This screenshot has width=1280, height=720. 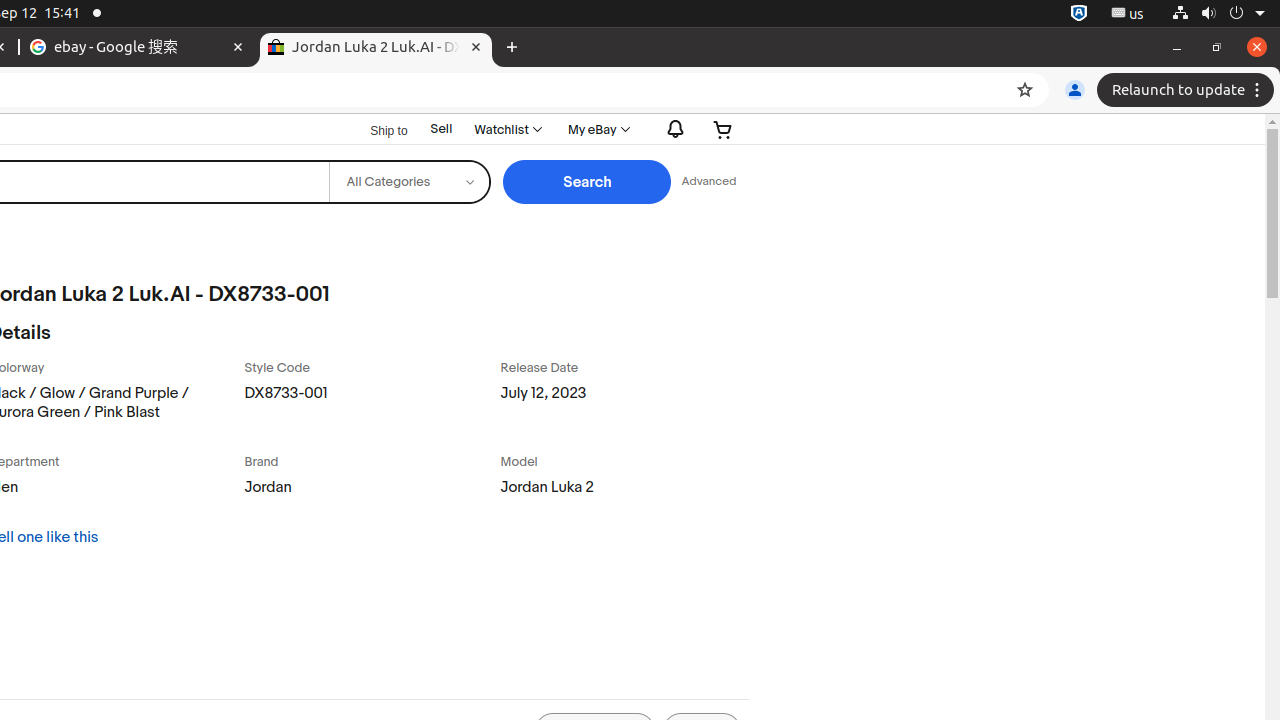 I want to click on 'System', so click(x=1217, y=13).